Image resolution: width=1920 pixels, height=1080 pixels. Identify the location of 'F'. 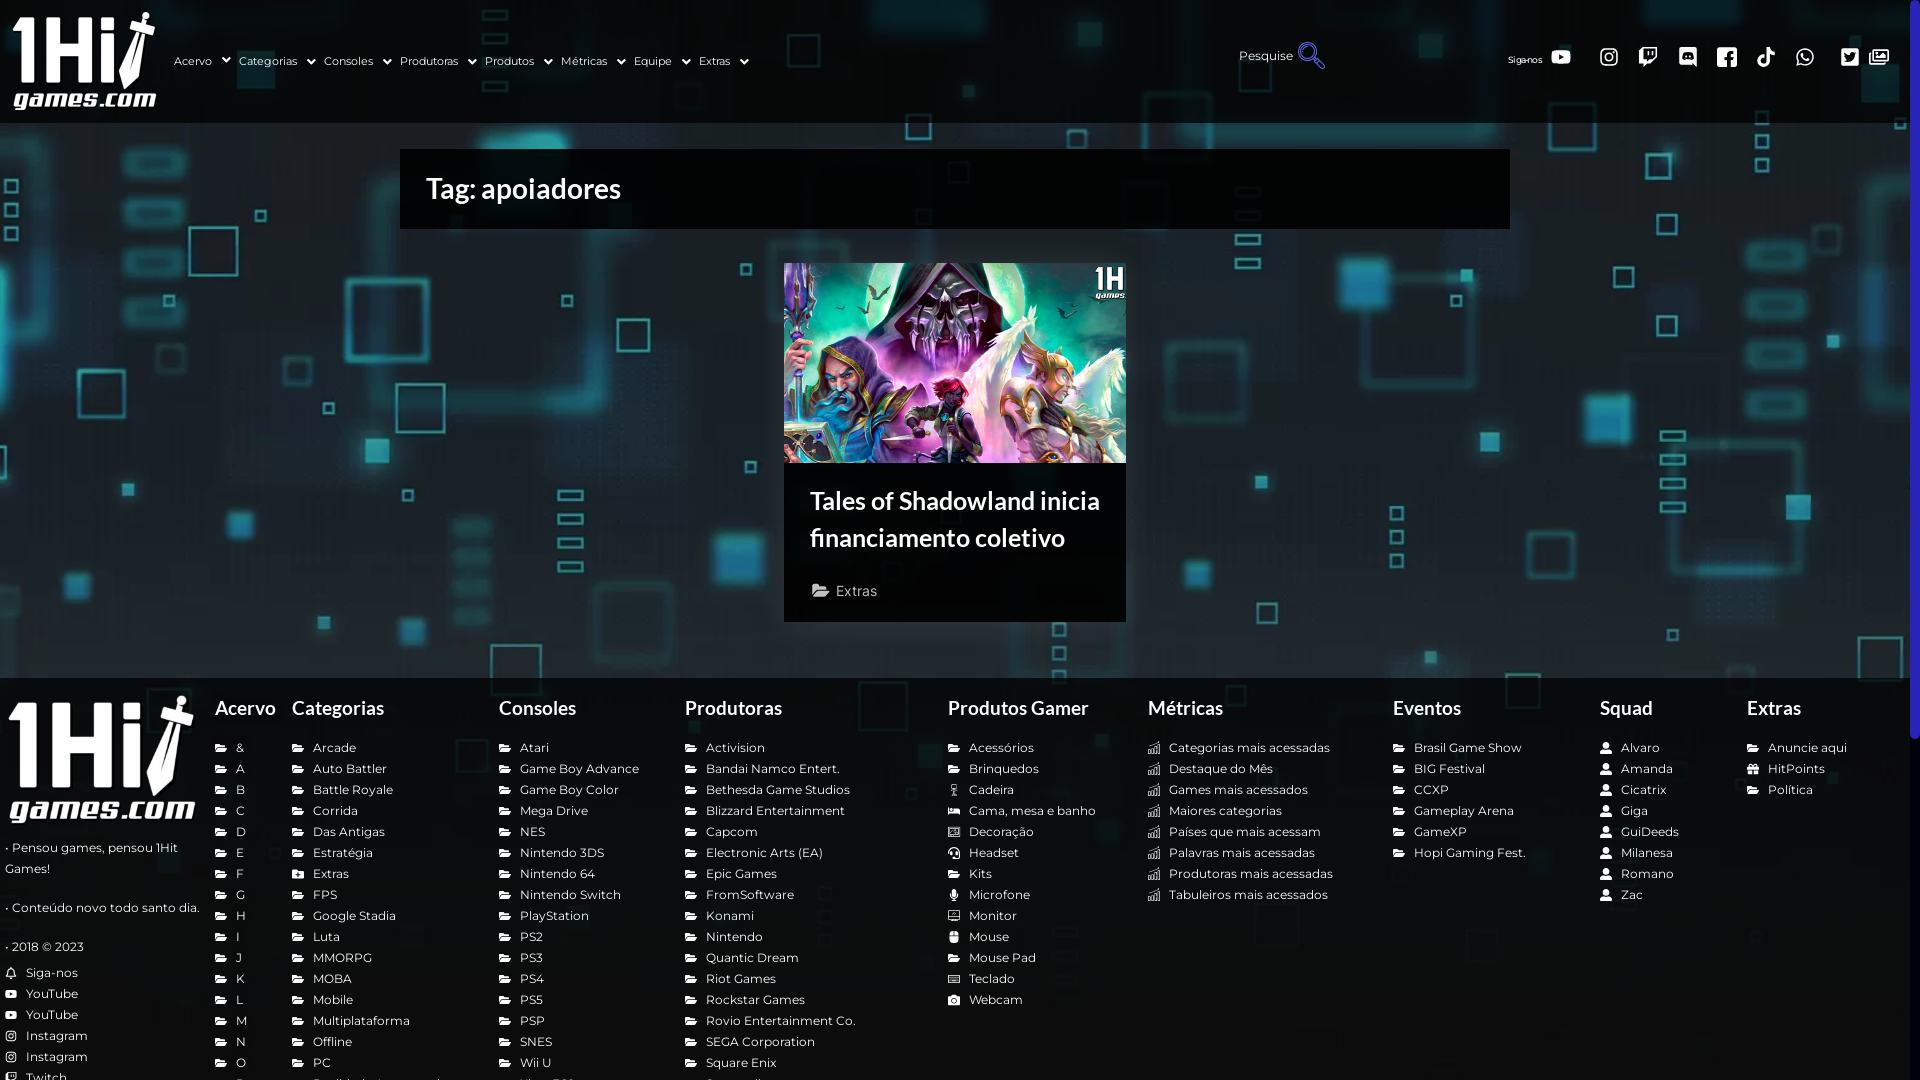
(215, 872).